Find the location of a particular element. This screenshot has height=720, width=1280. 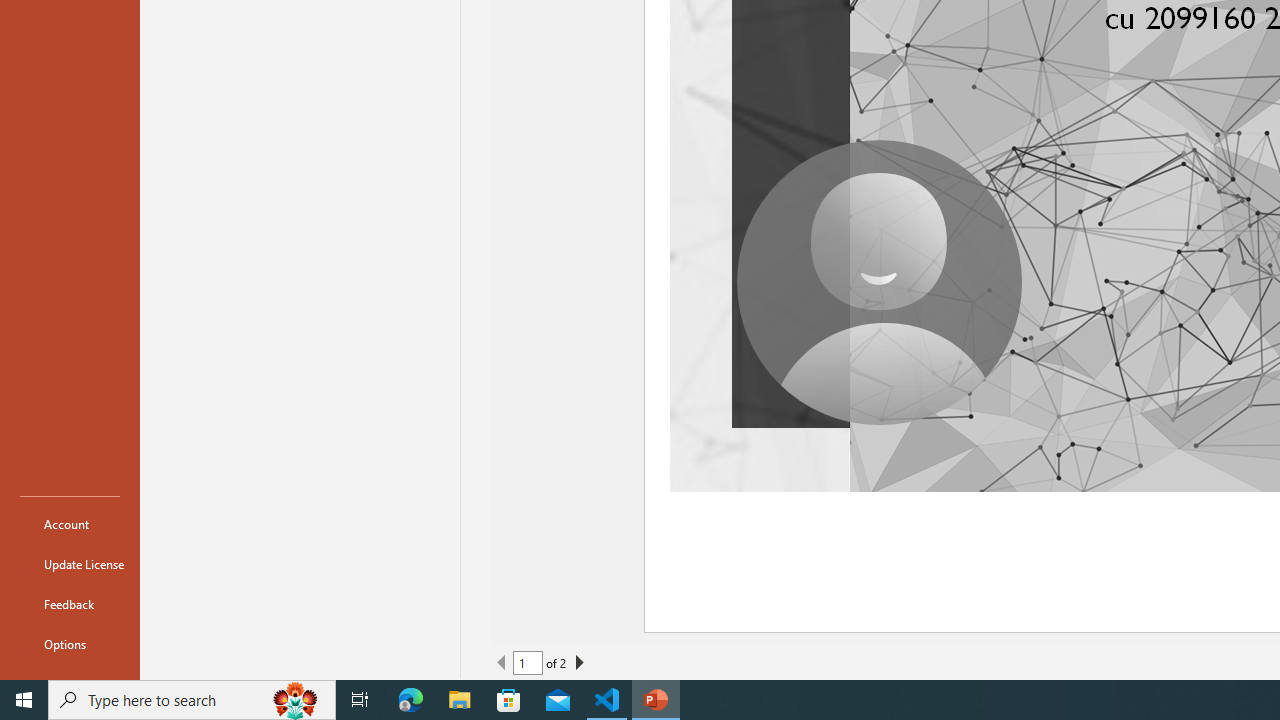

'Previous Page' is located at coordinates (502, 663).